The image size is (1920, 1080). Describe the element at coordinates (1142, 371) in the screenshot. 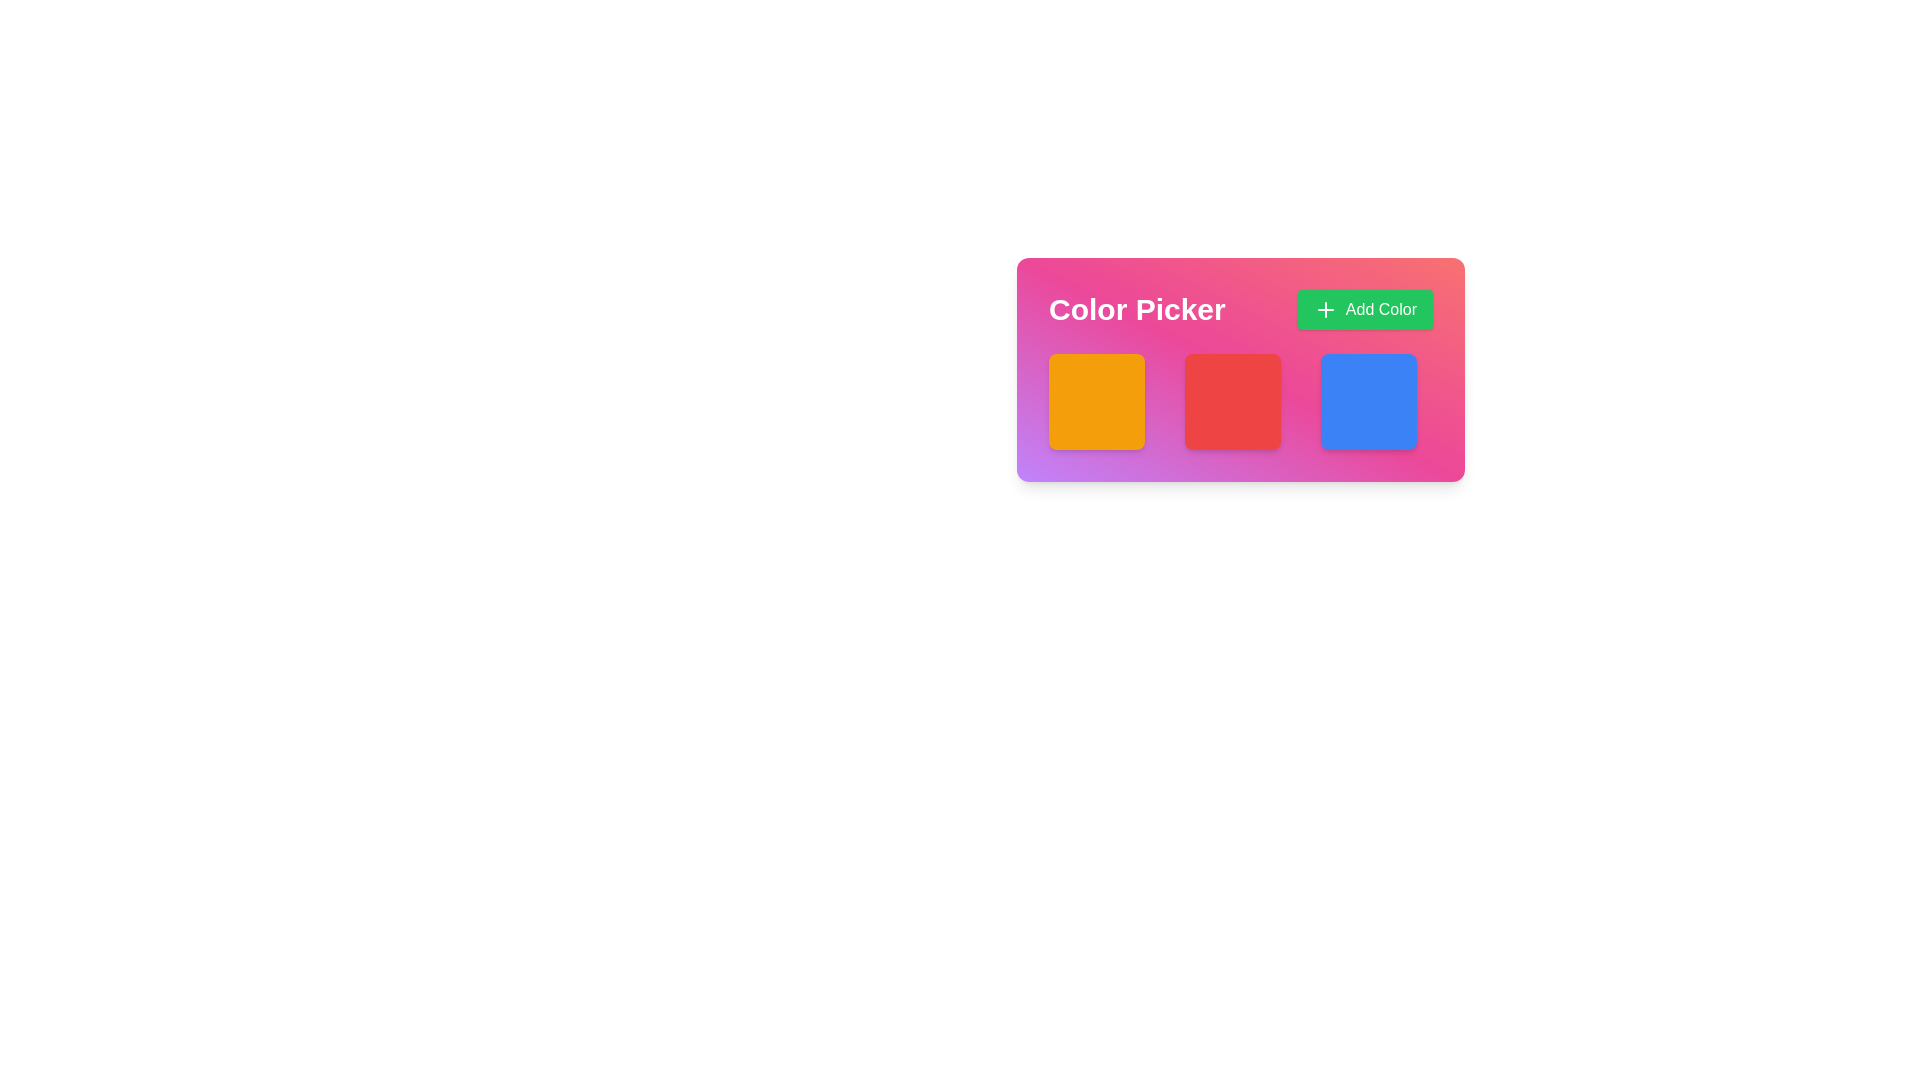

I see `the delete button located at the top-right corner of the first square (orange) in the color picker UI` at that location.